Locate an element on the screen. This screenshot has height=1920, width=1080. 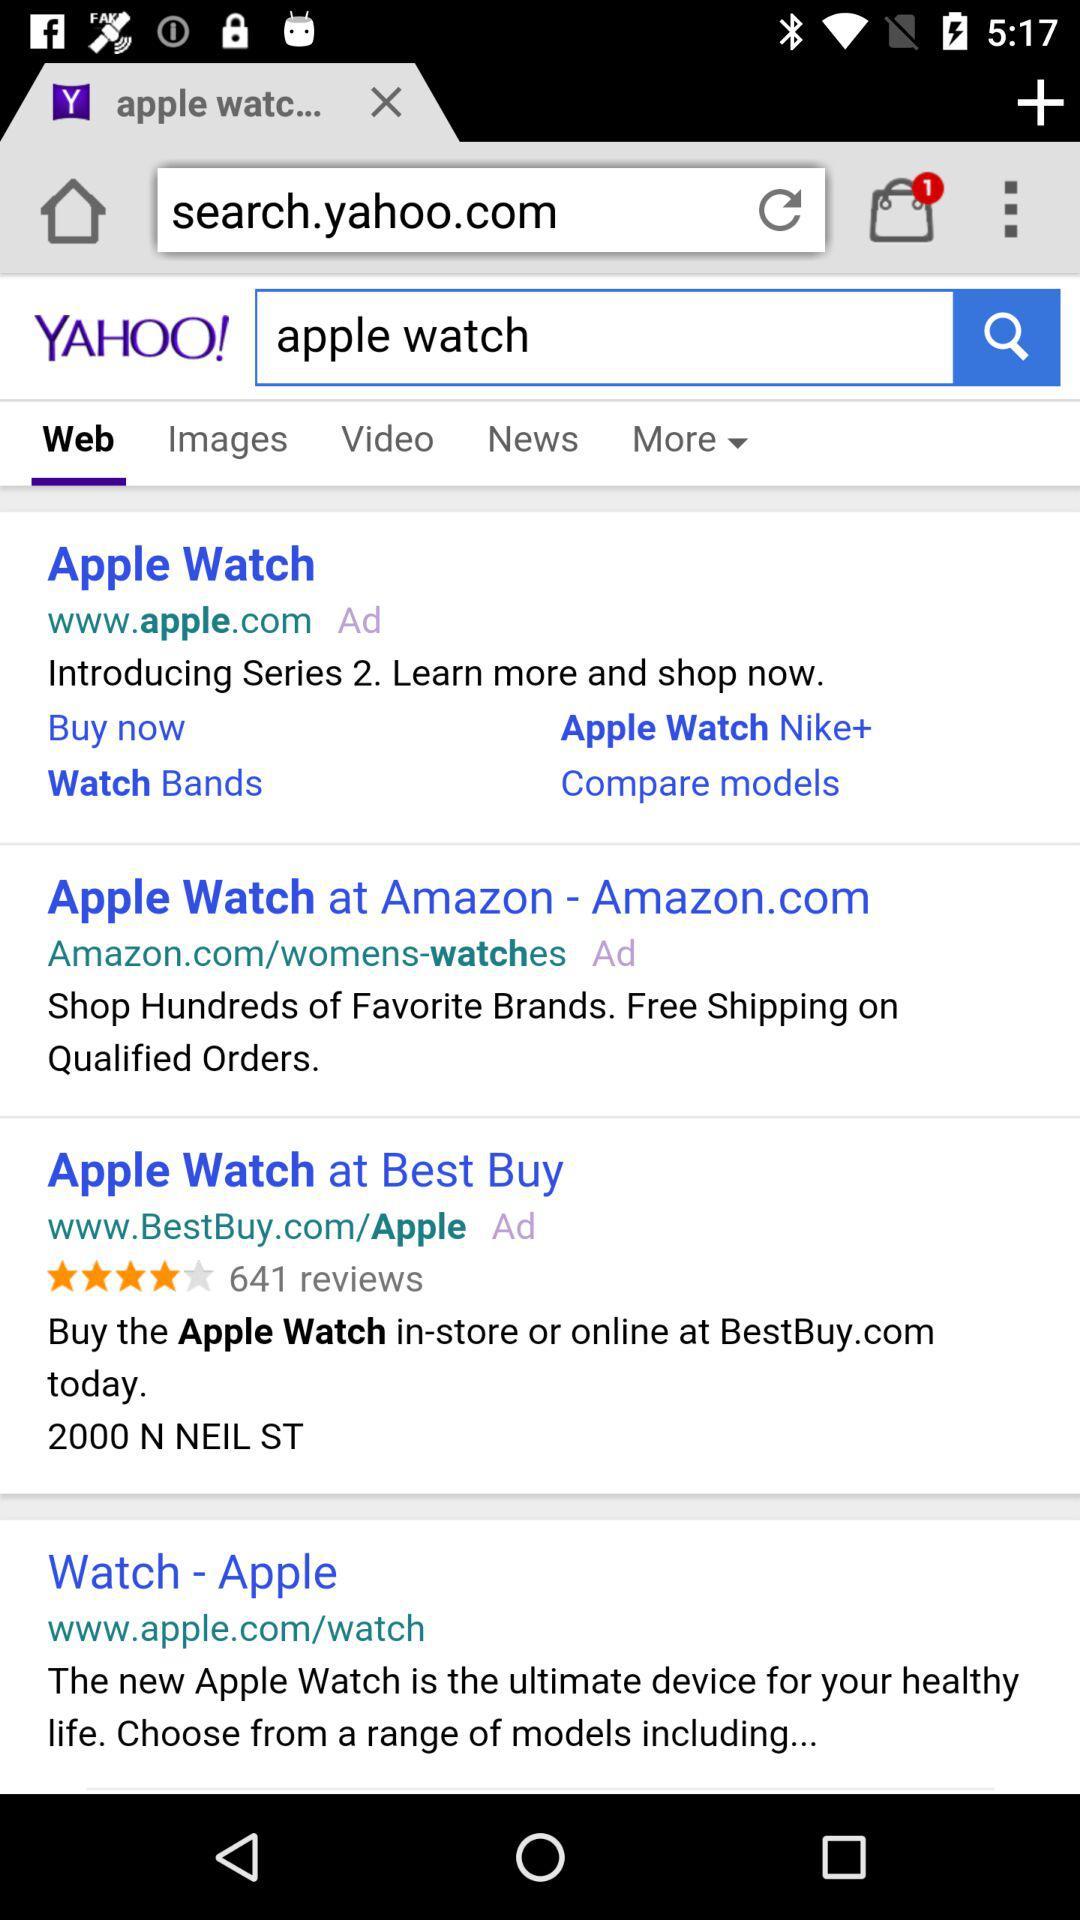
the add icon is located at coordinates (1039, 101).